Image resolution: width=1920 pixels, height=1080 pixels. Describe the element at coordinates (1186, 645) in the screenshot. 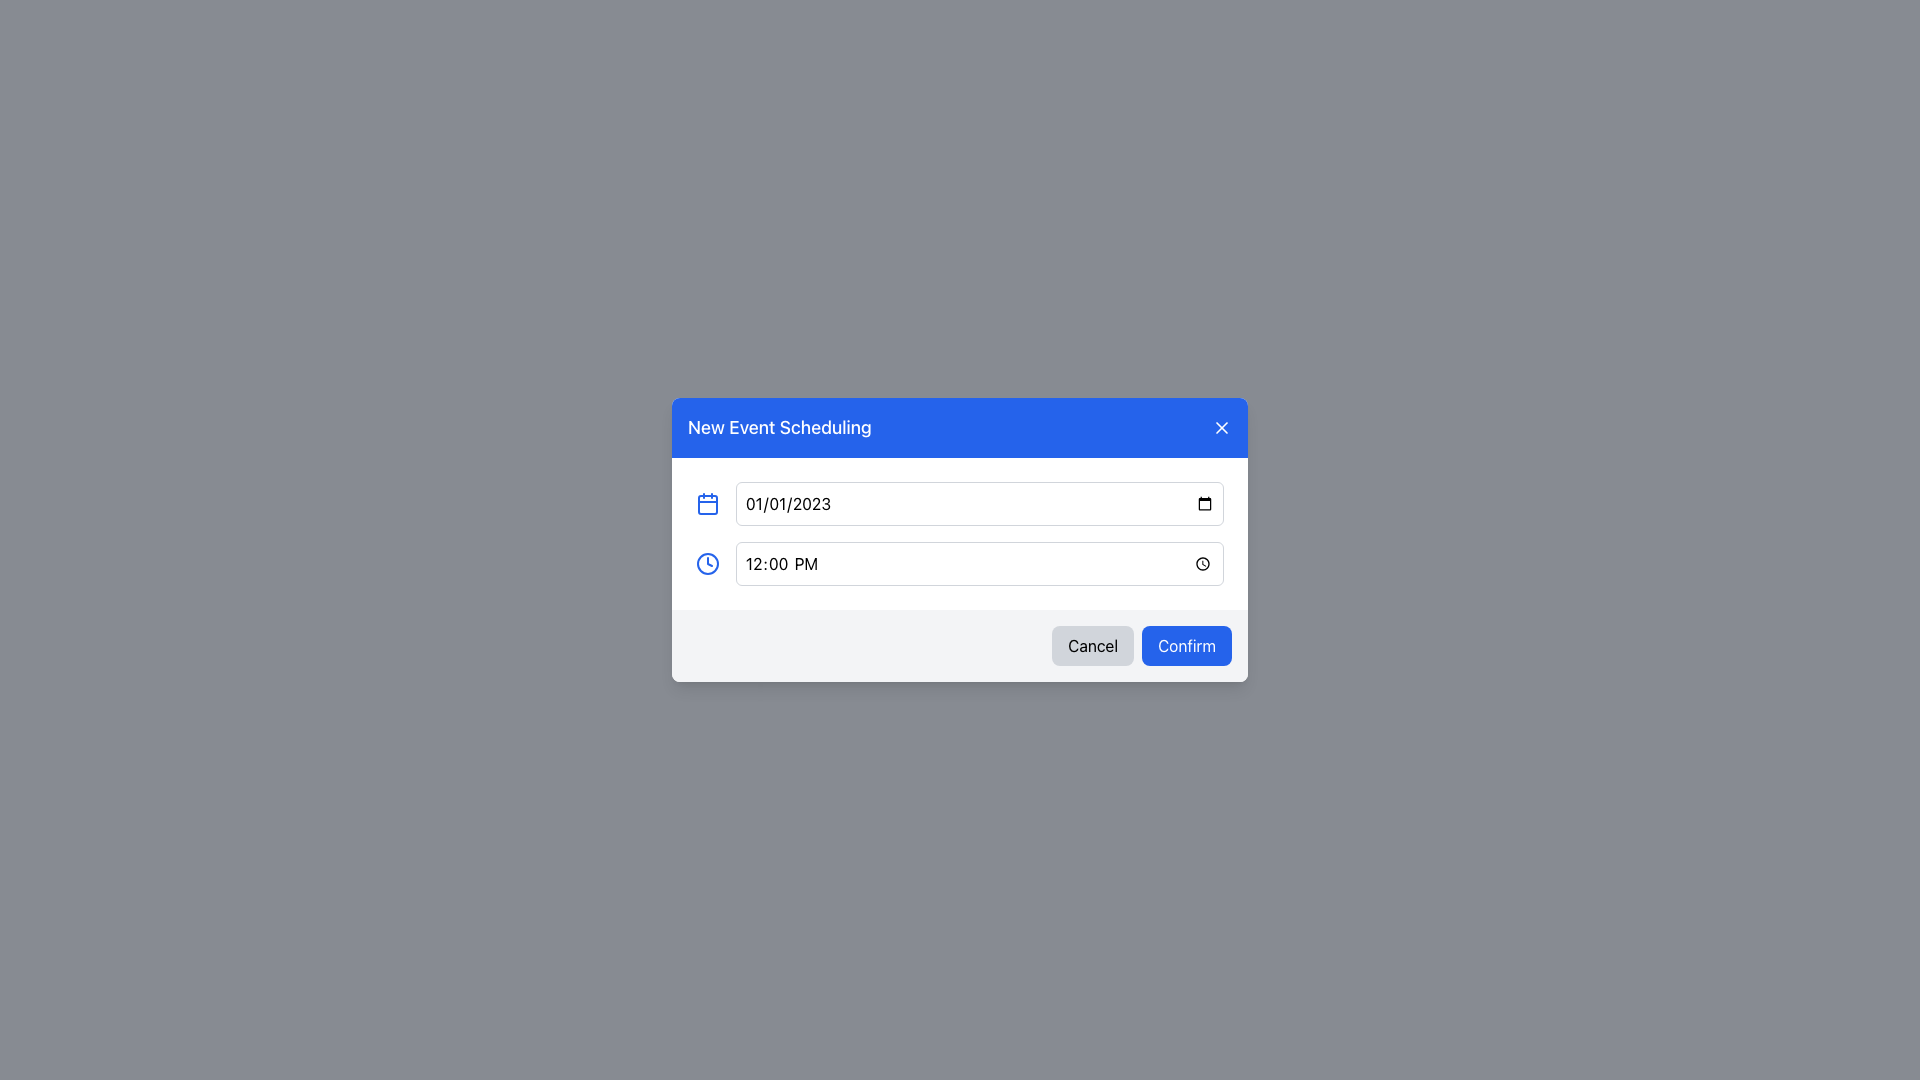

I see `the blue 'Confirm' button with white text, located at the bottom right of the modal dialog box, to confirm the action` at that location.